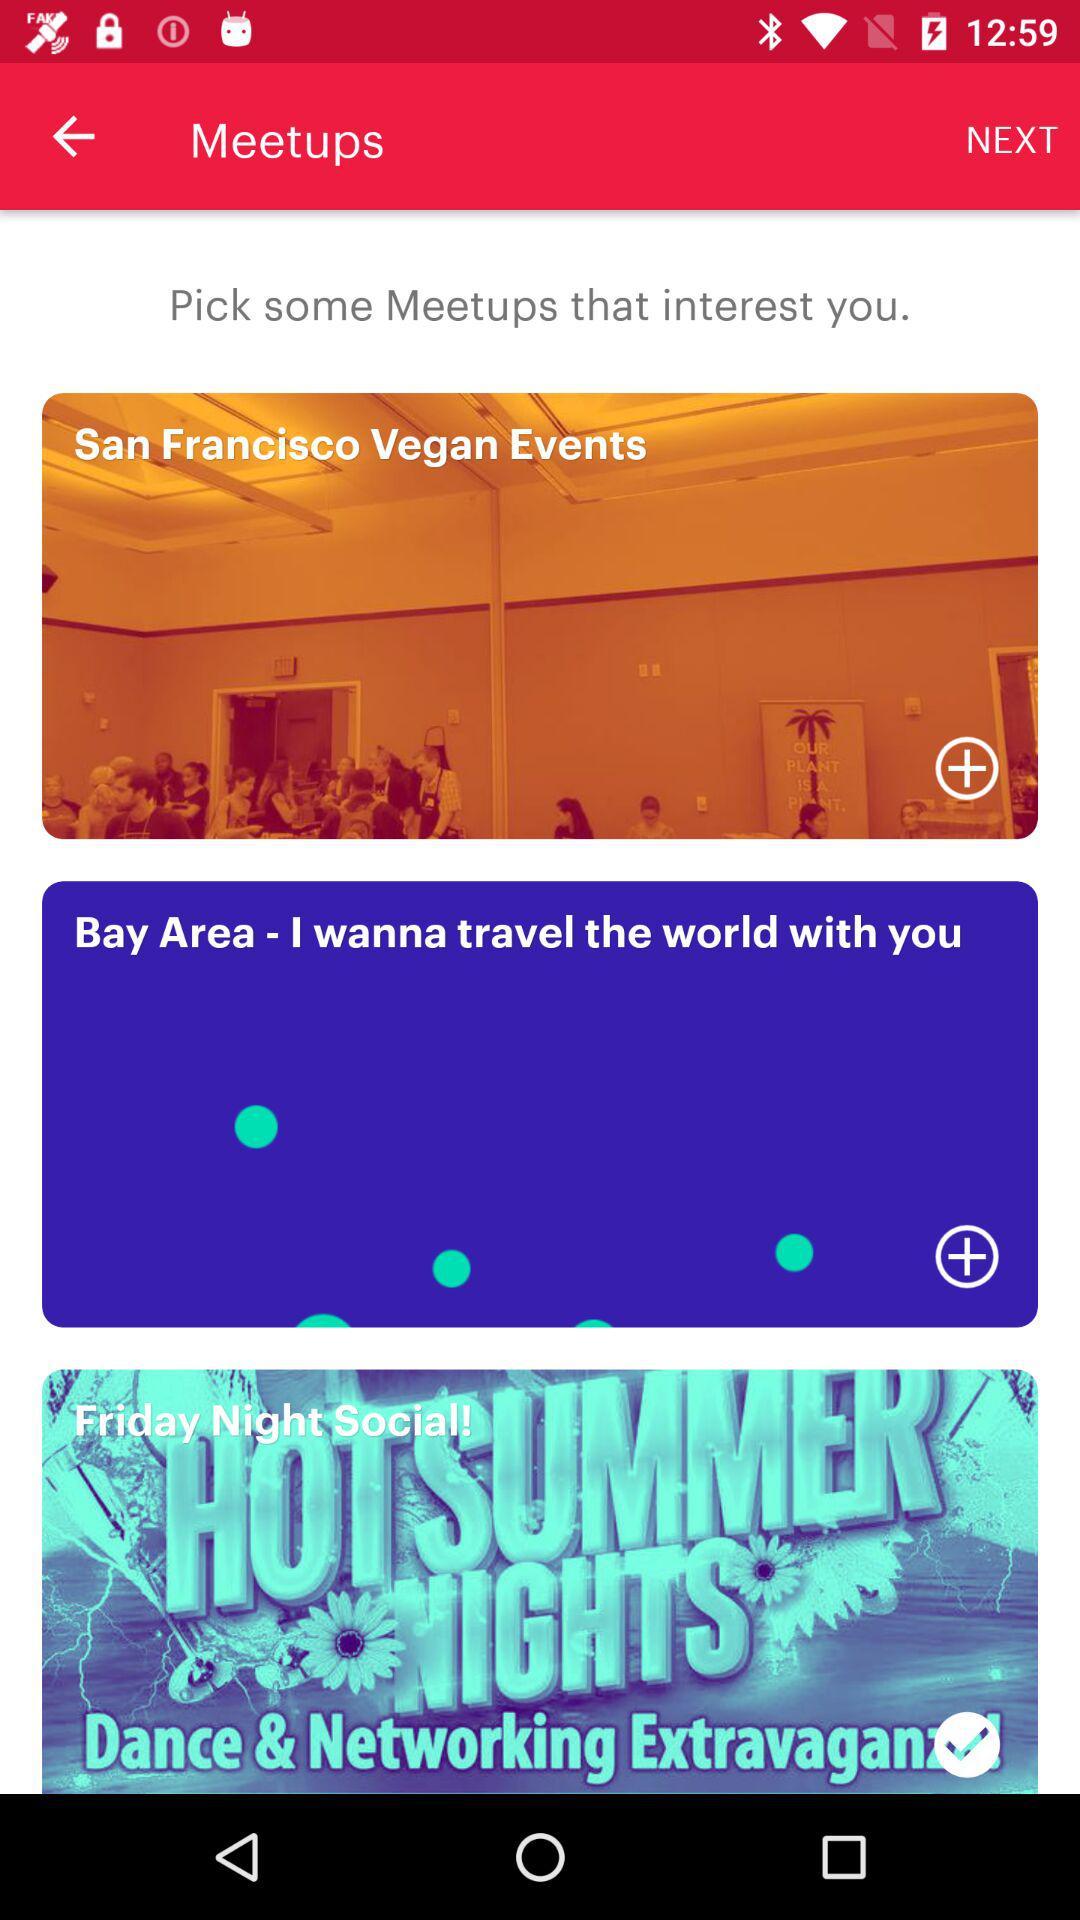 Image resolution: width=1080 pixels, height=1920 pixels. What do you see at coordinates (1012, 135) in the screenshot?
I see `the item above pick some meetups icon` at bounding box center [1012, 135].